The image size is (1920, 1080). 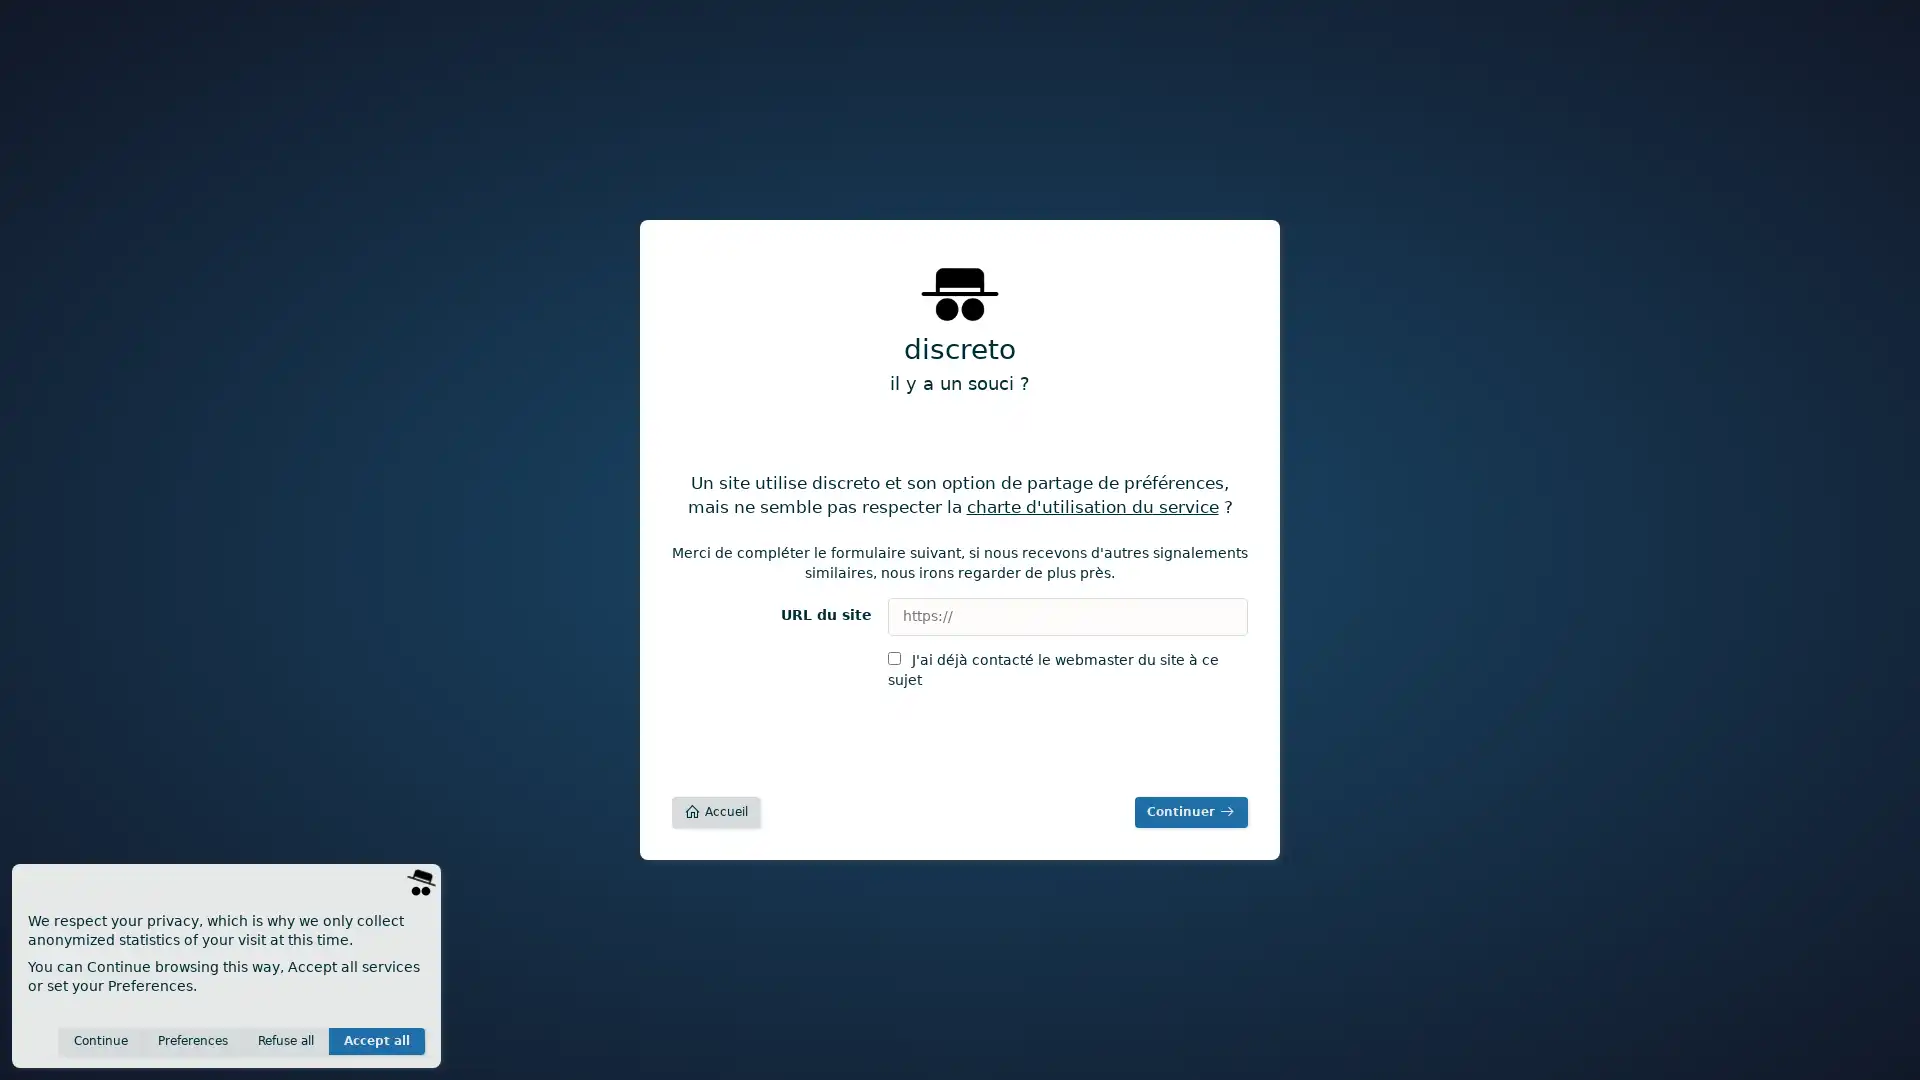 What do you see at coordinates (377, 1040) in the screenshot?
I see `Accept all` at bounding box center [377, 1040].